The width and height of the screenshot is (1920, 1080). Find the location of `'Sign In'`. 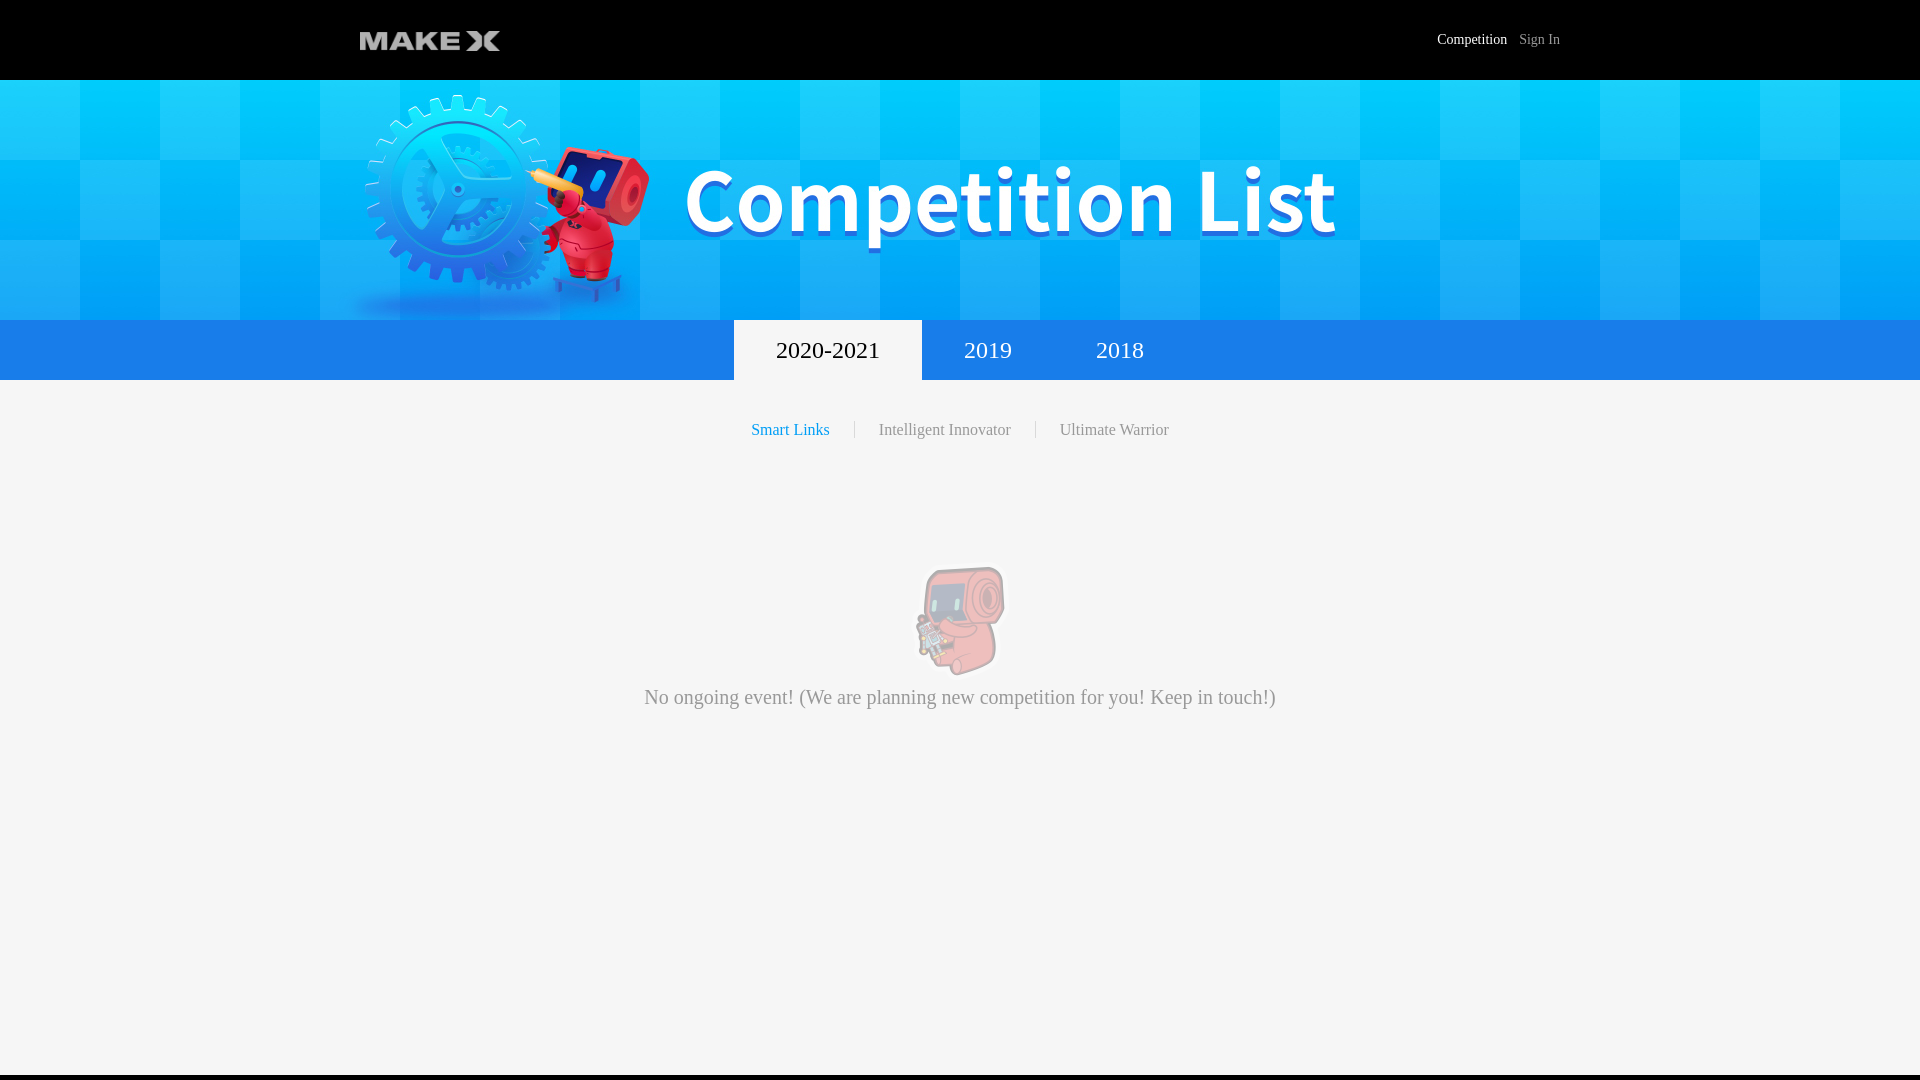

'Sign In' is located at coordinates (1538, 39).